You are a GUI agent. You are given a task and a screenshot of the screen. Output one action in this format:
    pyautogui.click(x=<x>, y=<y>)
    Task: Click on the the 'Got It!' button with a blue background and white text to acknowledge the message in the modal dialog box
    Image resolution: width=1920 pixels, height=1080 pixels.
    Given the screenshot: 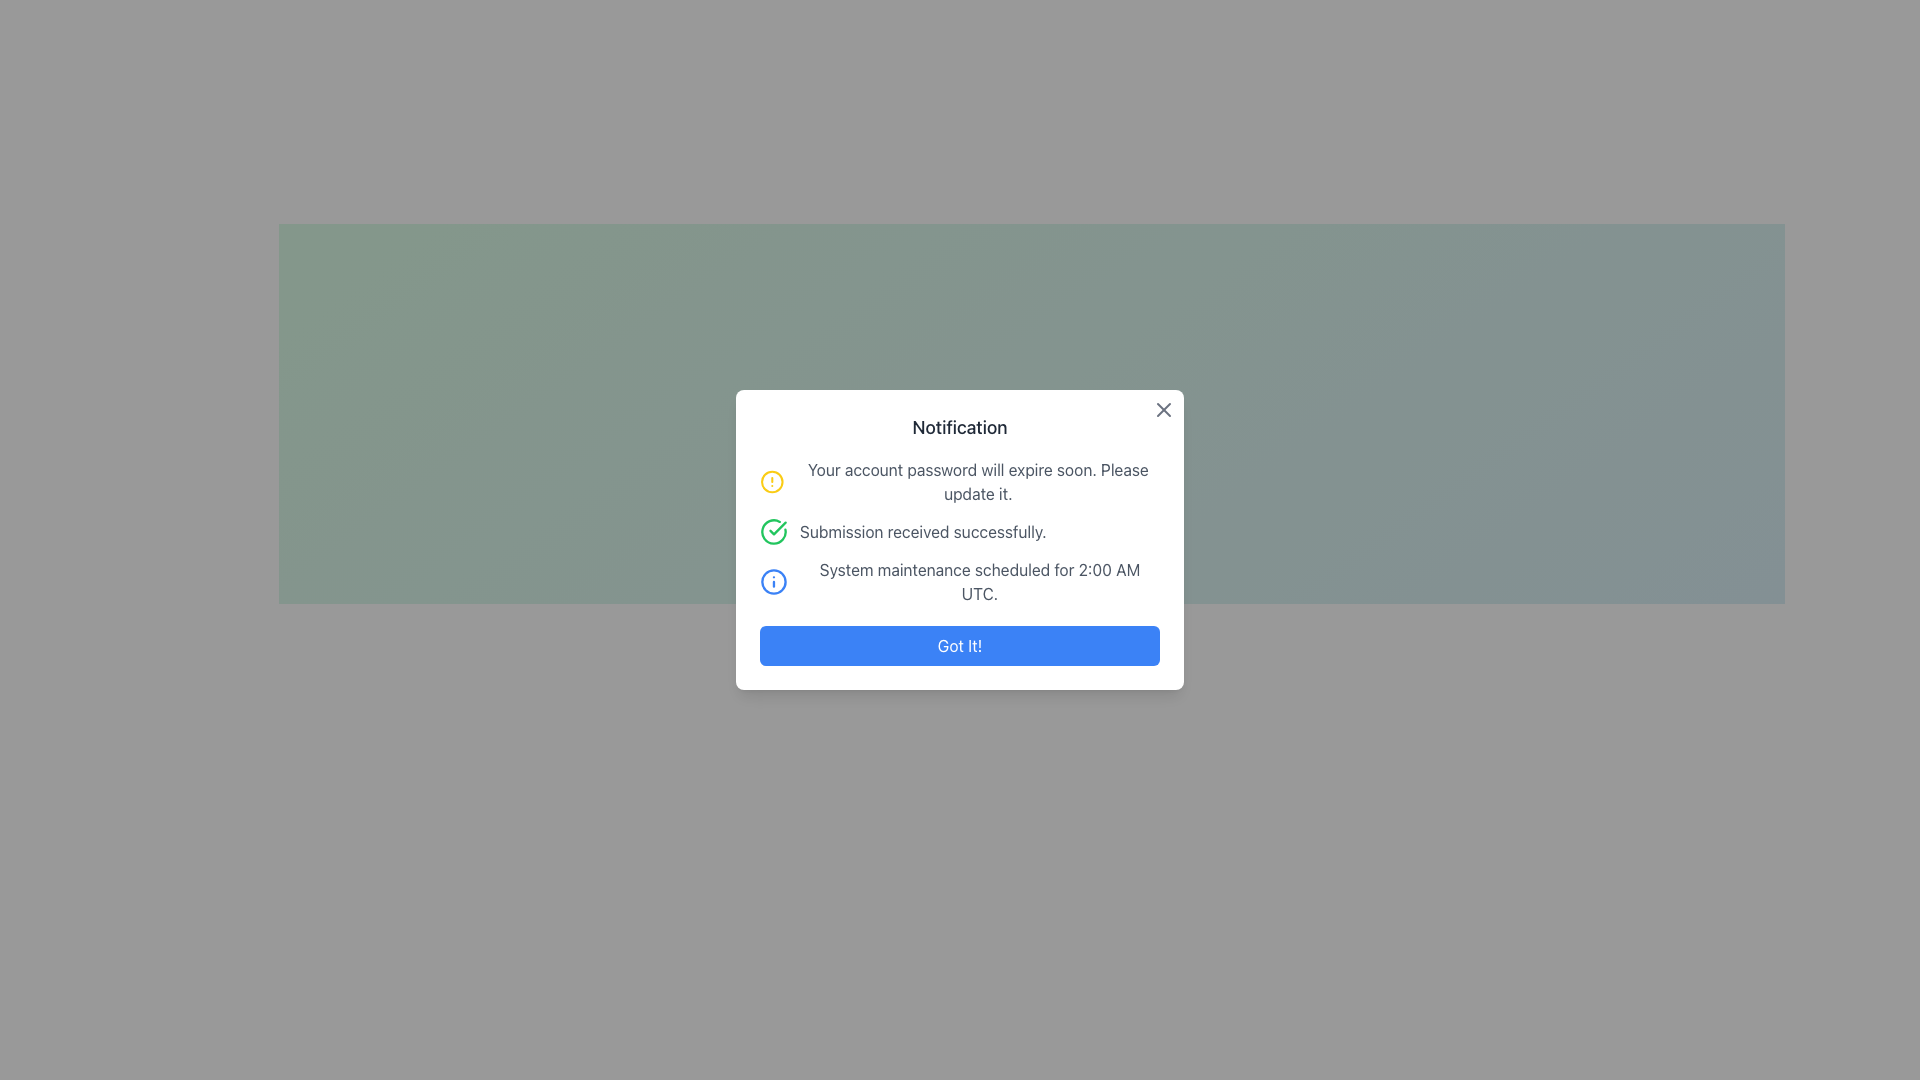 What is the action you would take?
    pyautogui.click(x=960, y=645)
    